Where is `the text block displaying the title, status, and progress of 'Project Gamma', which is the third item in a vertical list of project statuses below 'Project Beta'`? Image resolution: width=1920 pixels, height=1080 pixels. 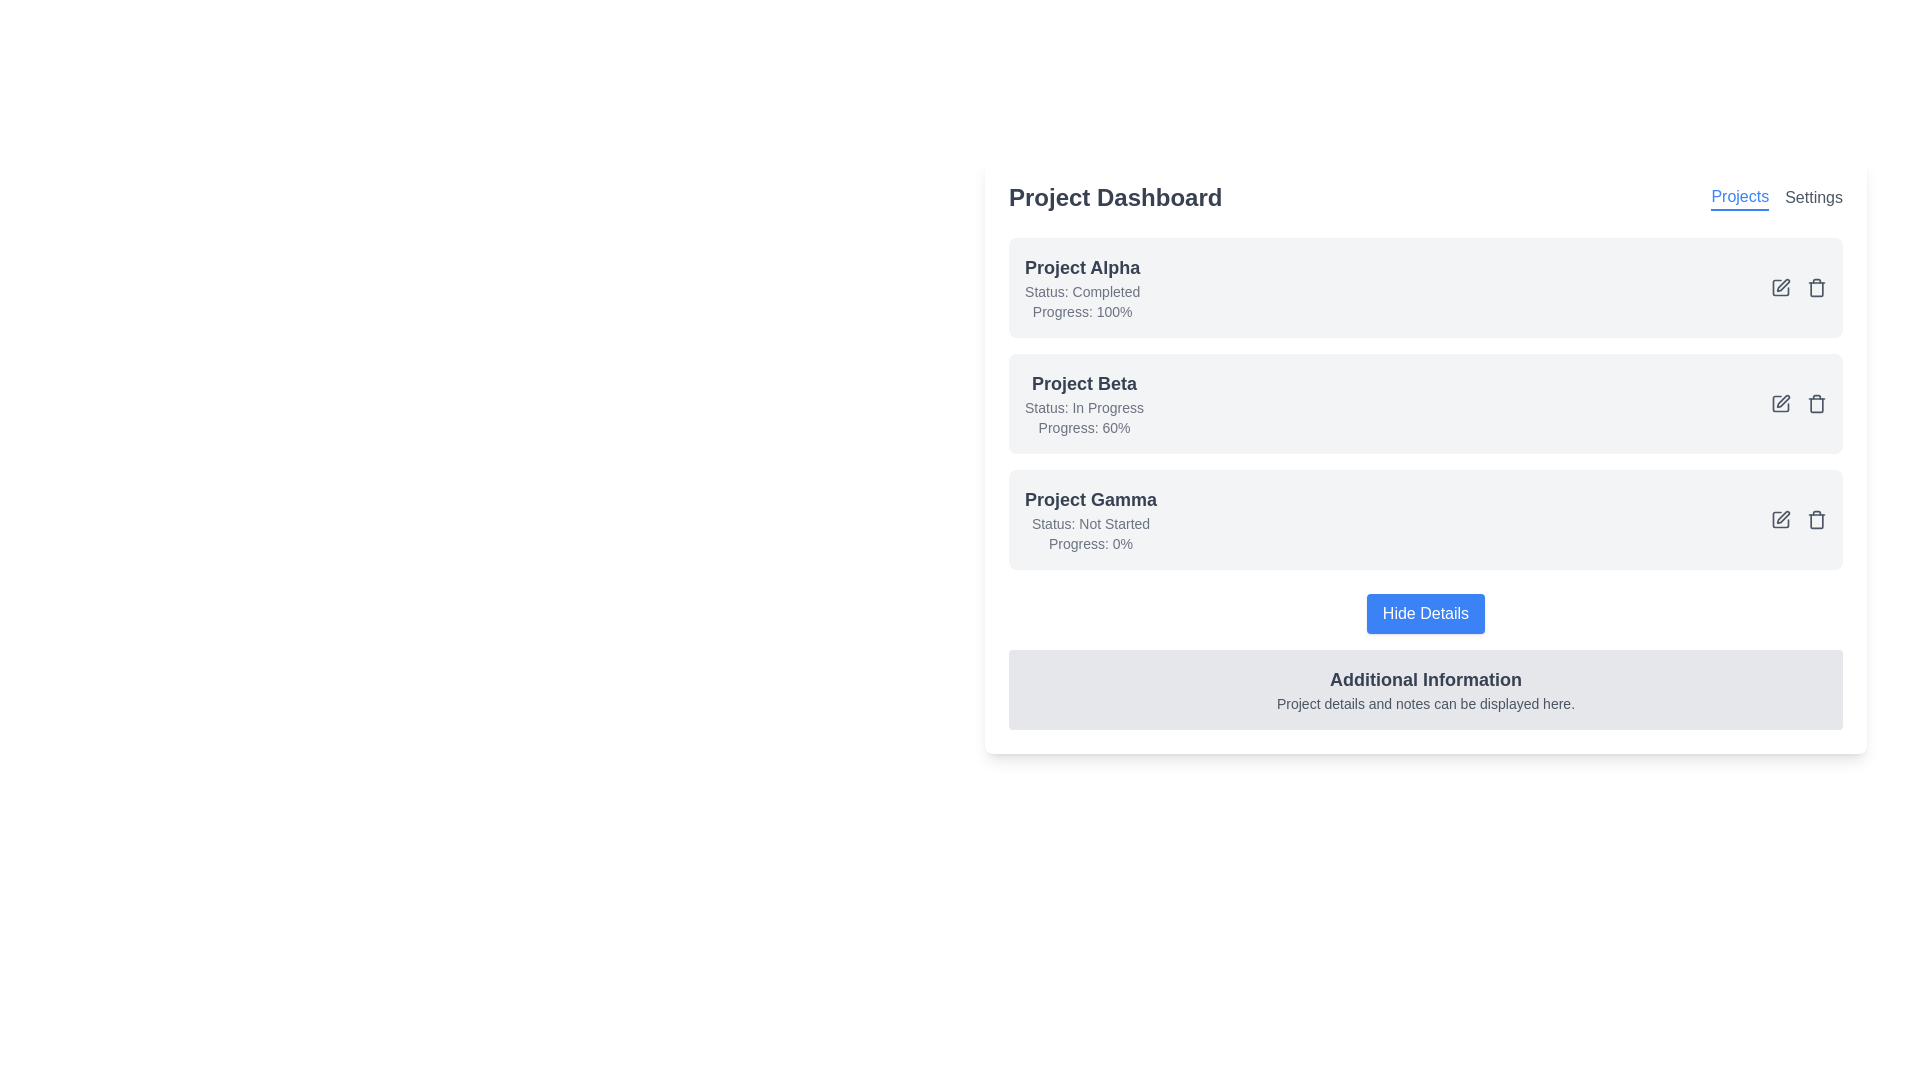
the text block displaying the title, status, and progress of 'Project Gamma', which is the third item in a vertical list of project statuses below 'Project Beta' is located at coordinates (1089, 519).